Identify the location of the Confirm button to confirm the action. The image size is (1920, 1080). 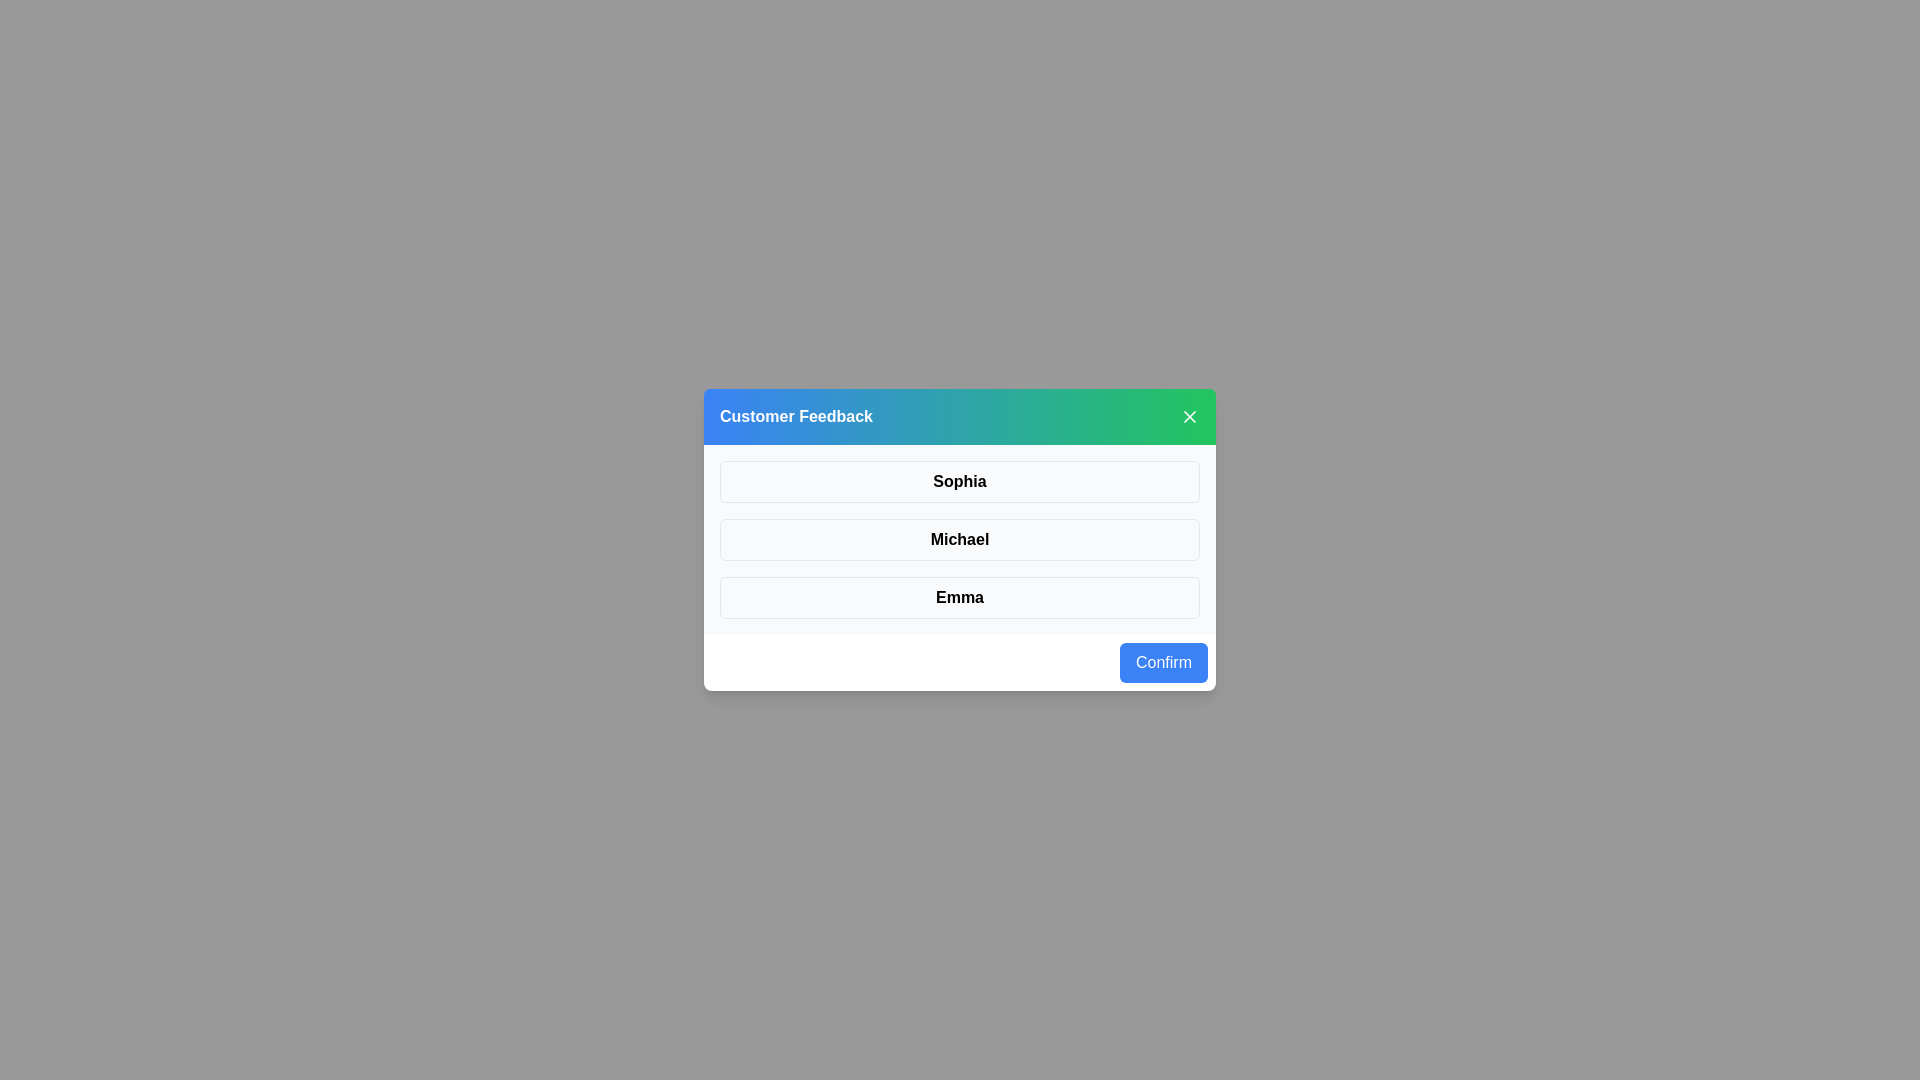
(1163, 663).